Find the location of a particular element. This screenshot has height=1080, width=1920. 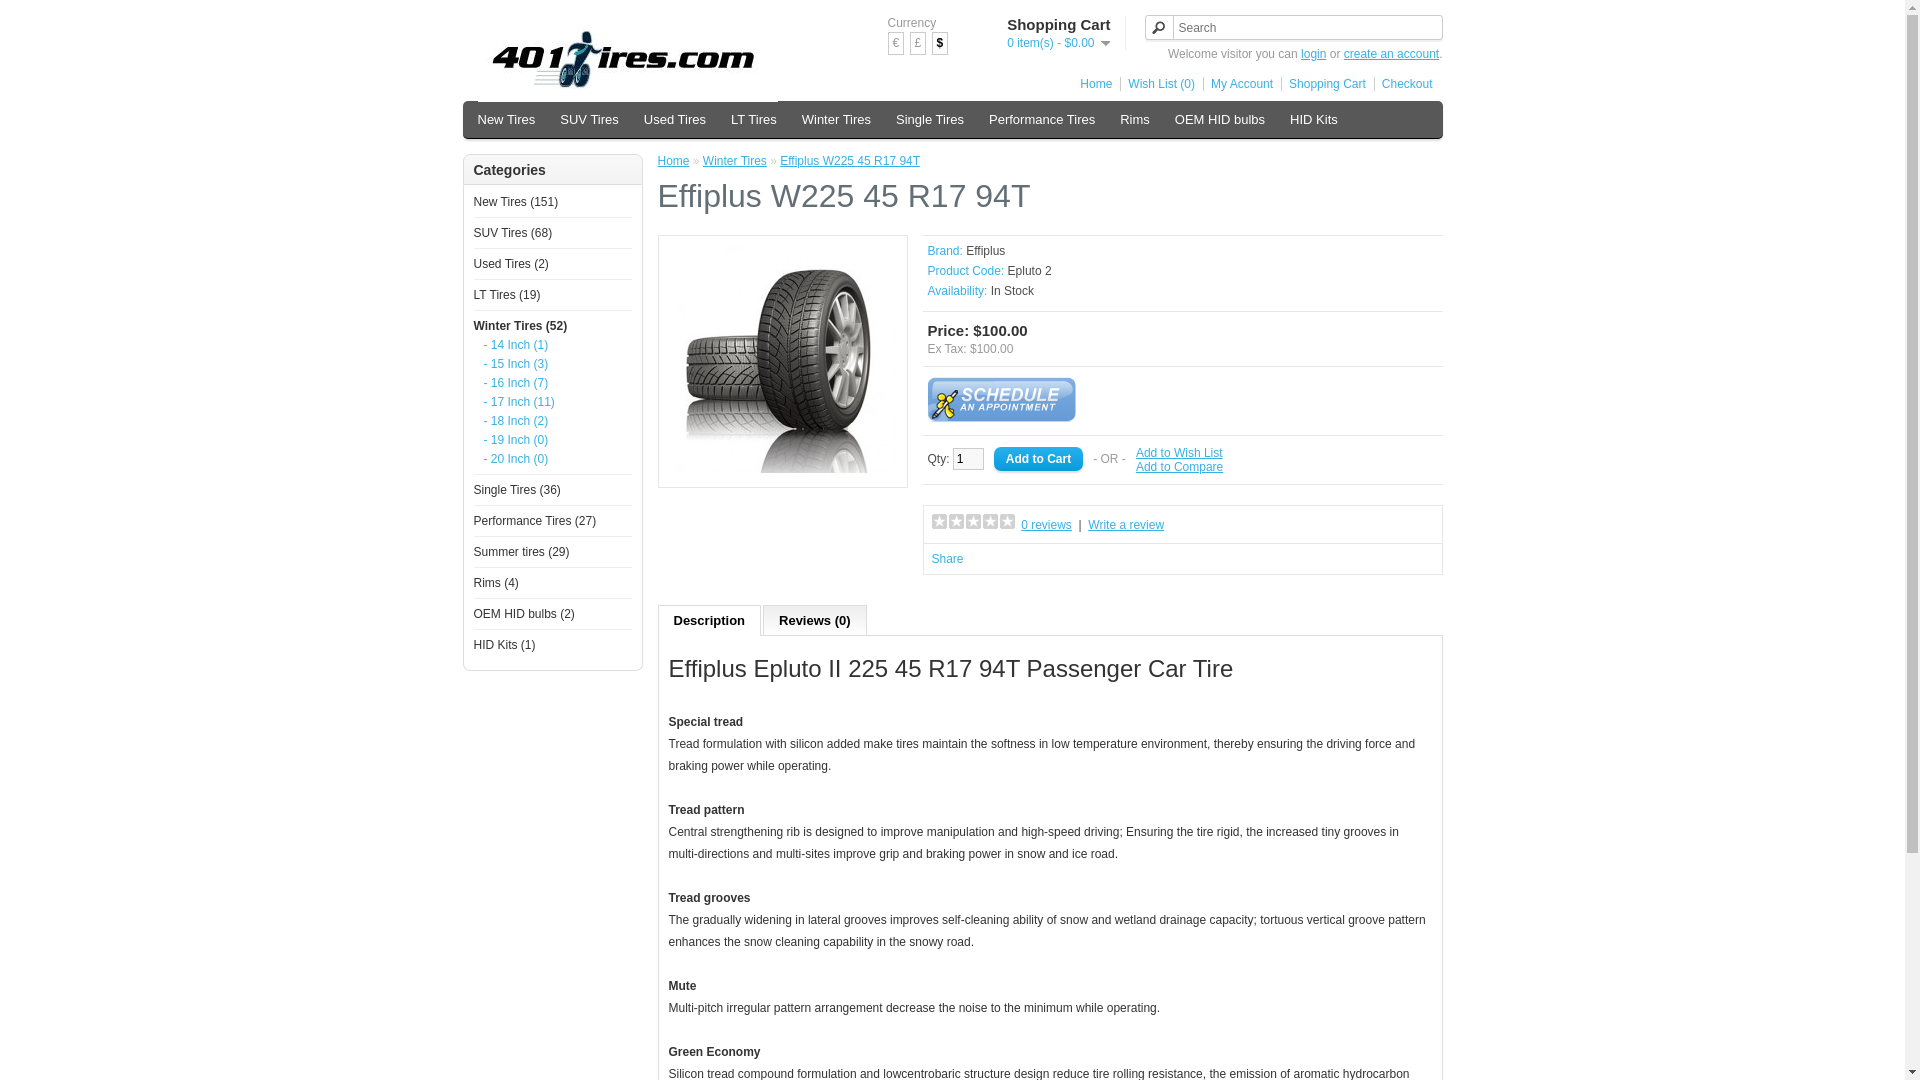

'Winter Tires' is located at coordinates (702, 160).